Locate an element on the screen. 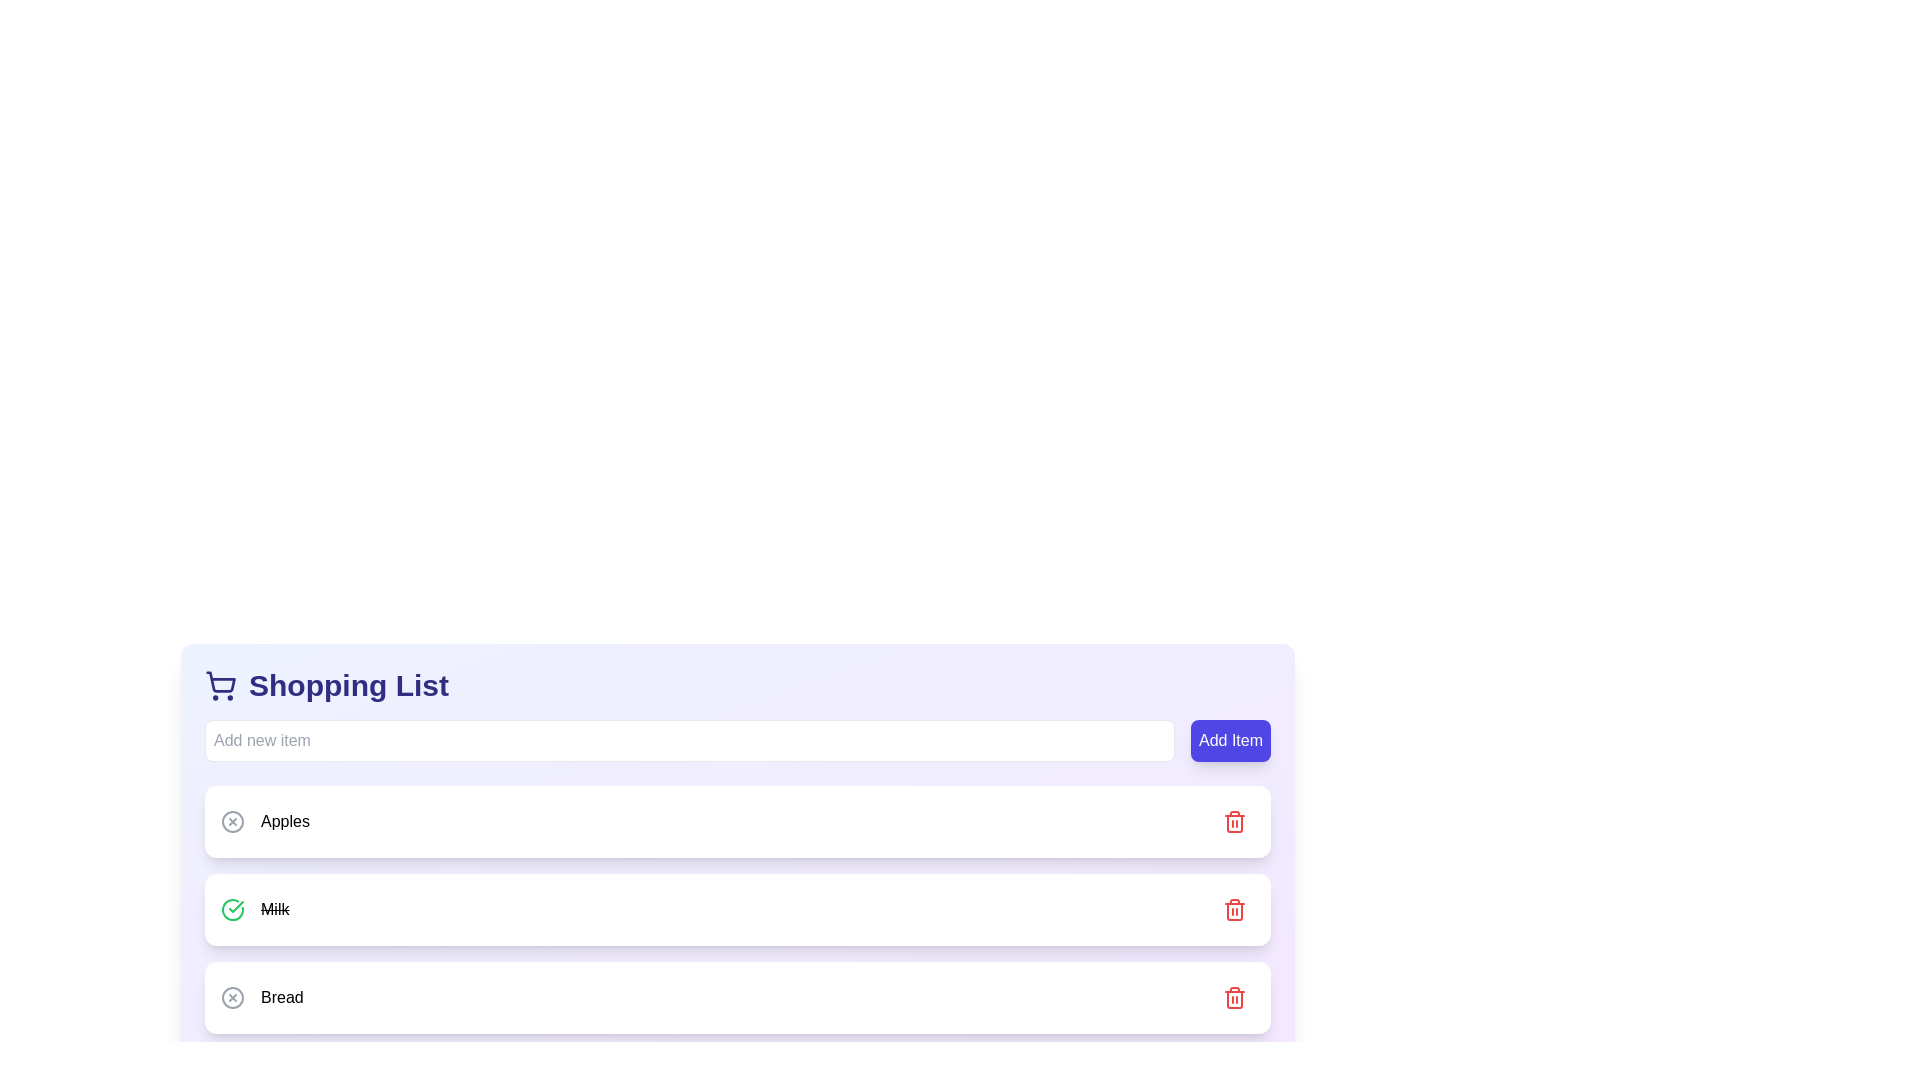 This screenshot has height=1080, width=1920. the circular icon with an 'X' mark, which is light gray and located to the left of the 'Apples' text in the shopping list is located at coordinates (233, 821).